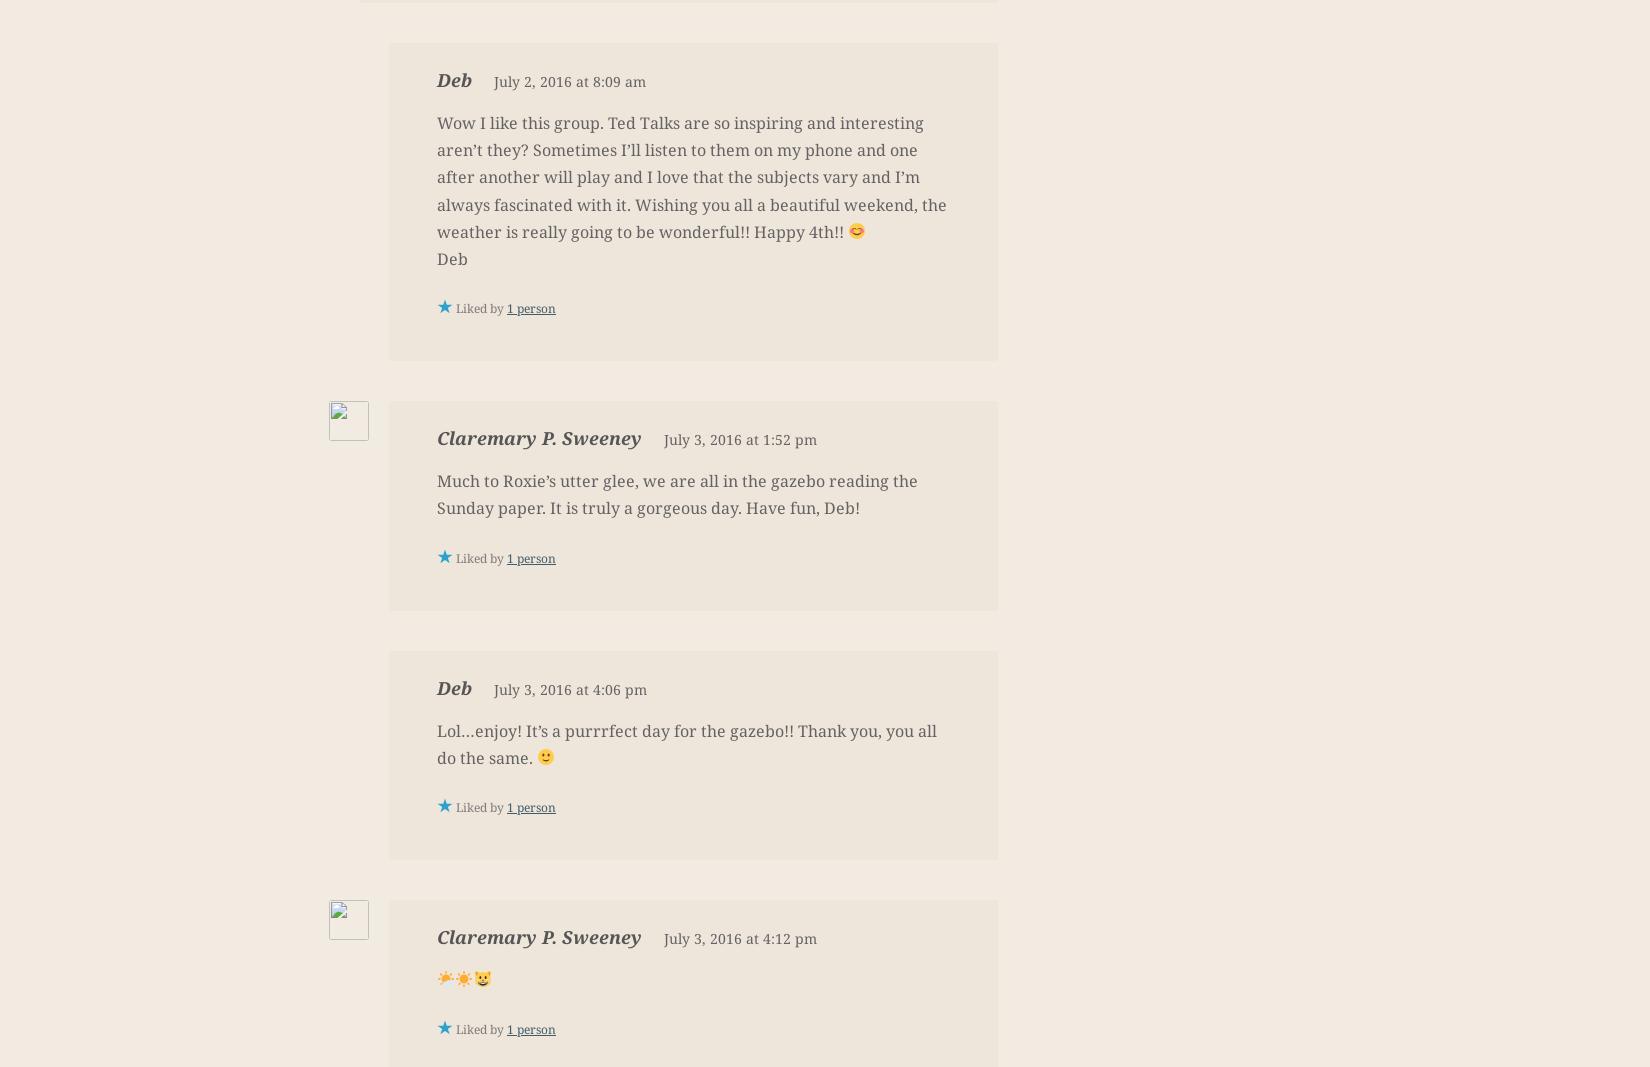 This screenshot has width=1650, height=1067. Describe the element at coordinates (676, 493) in the screenshot. I see `'Much to Roxie’s utter glee, we are all in the gazebo reading the Sunday paper. It is truly a gorgeous day. Have fun, Deb!'` at that location.